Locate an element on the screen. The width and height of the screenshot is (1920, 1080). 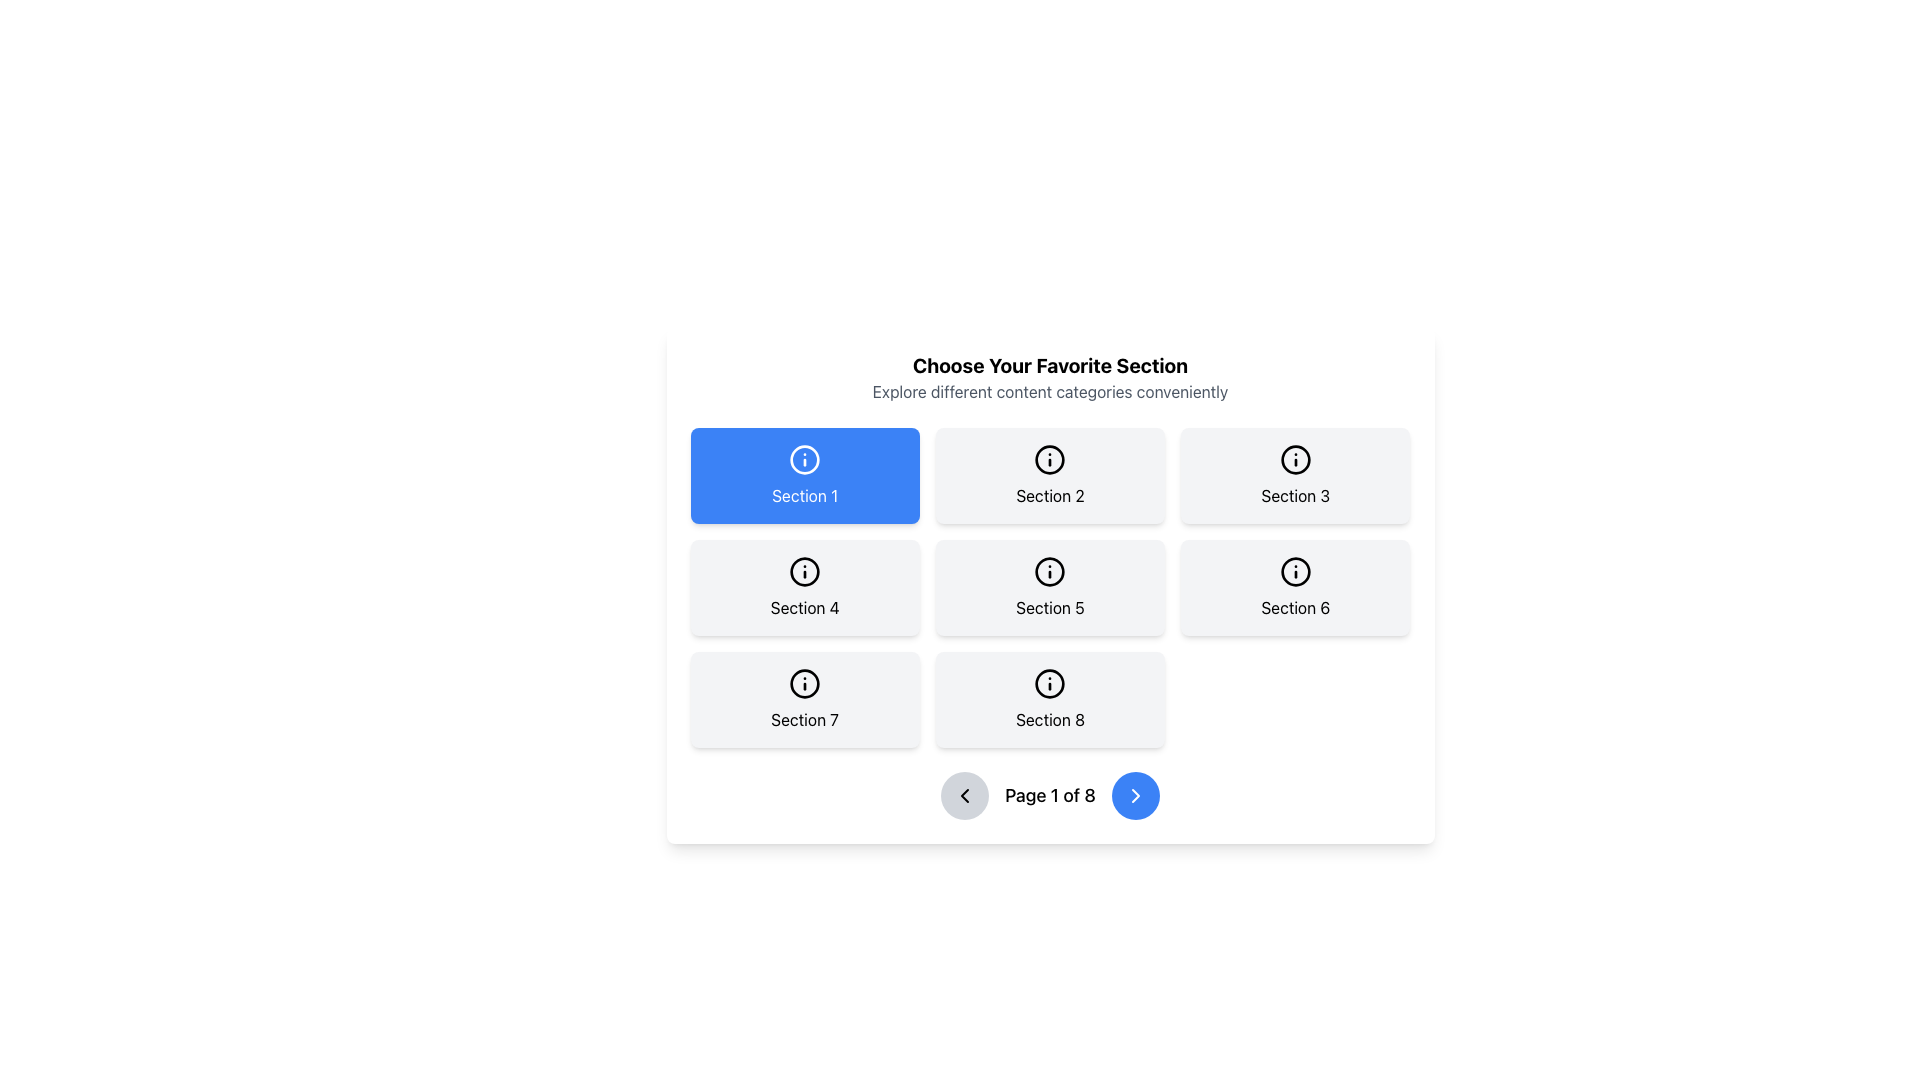
the informational icon located at the center of the 'Section 8' button in the lower-right corner of the grid for additional interaction is located at coordinates (1049, 682).